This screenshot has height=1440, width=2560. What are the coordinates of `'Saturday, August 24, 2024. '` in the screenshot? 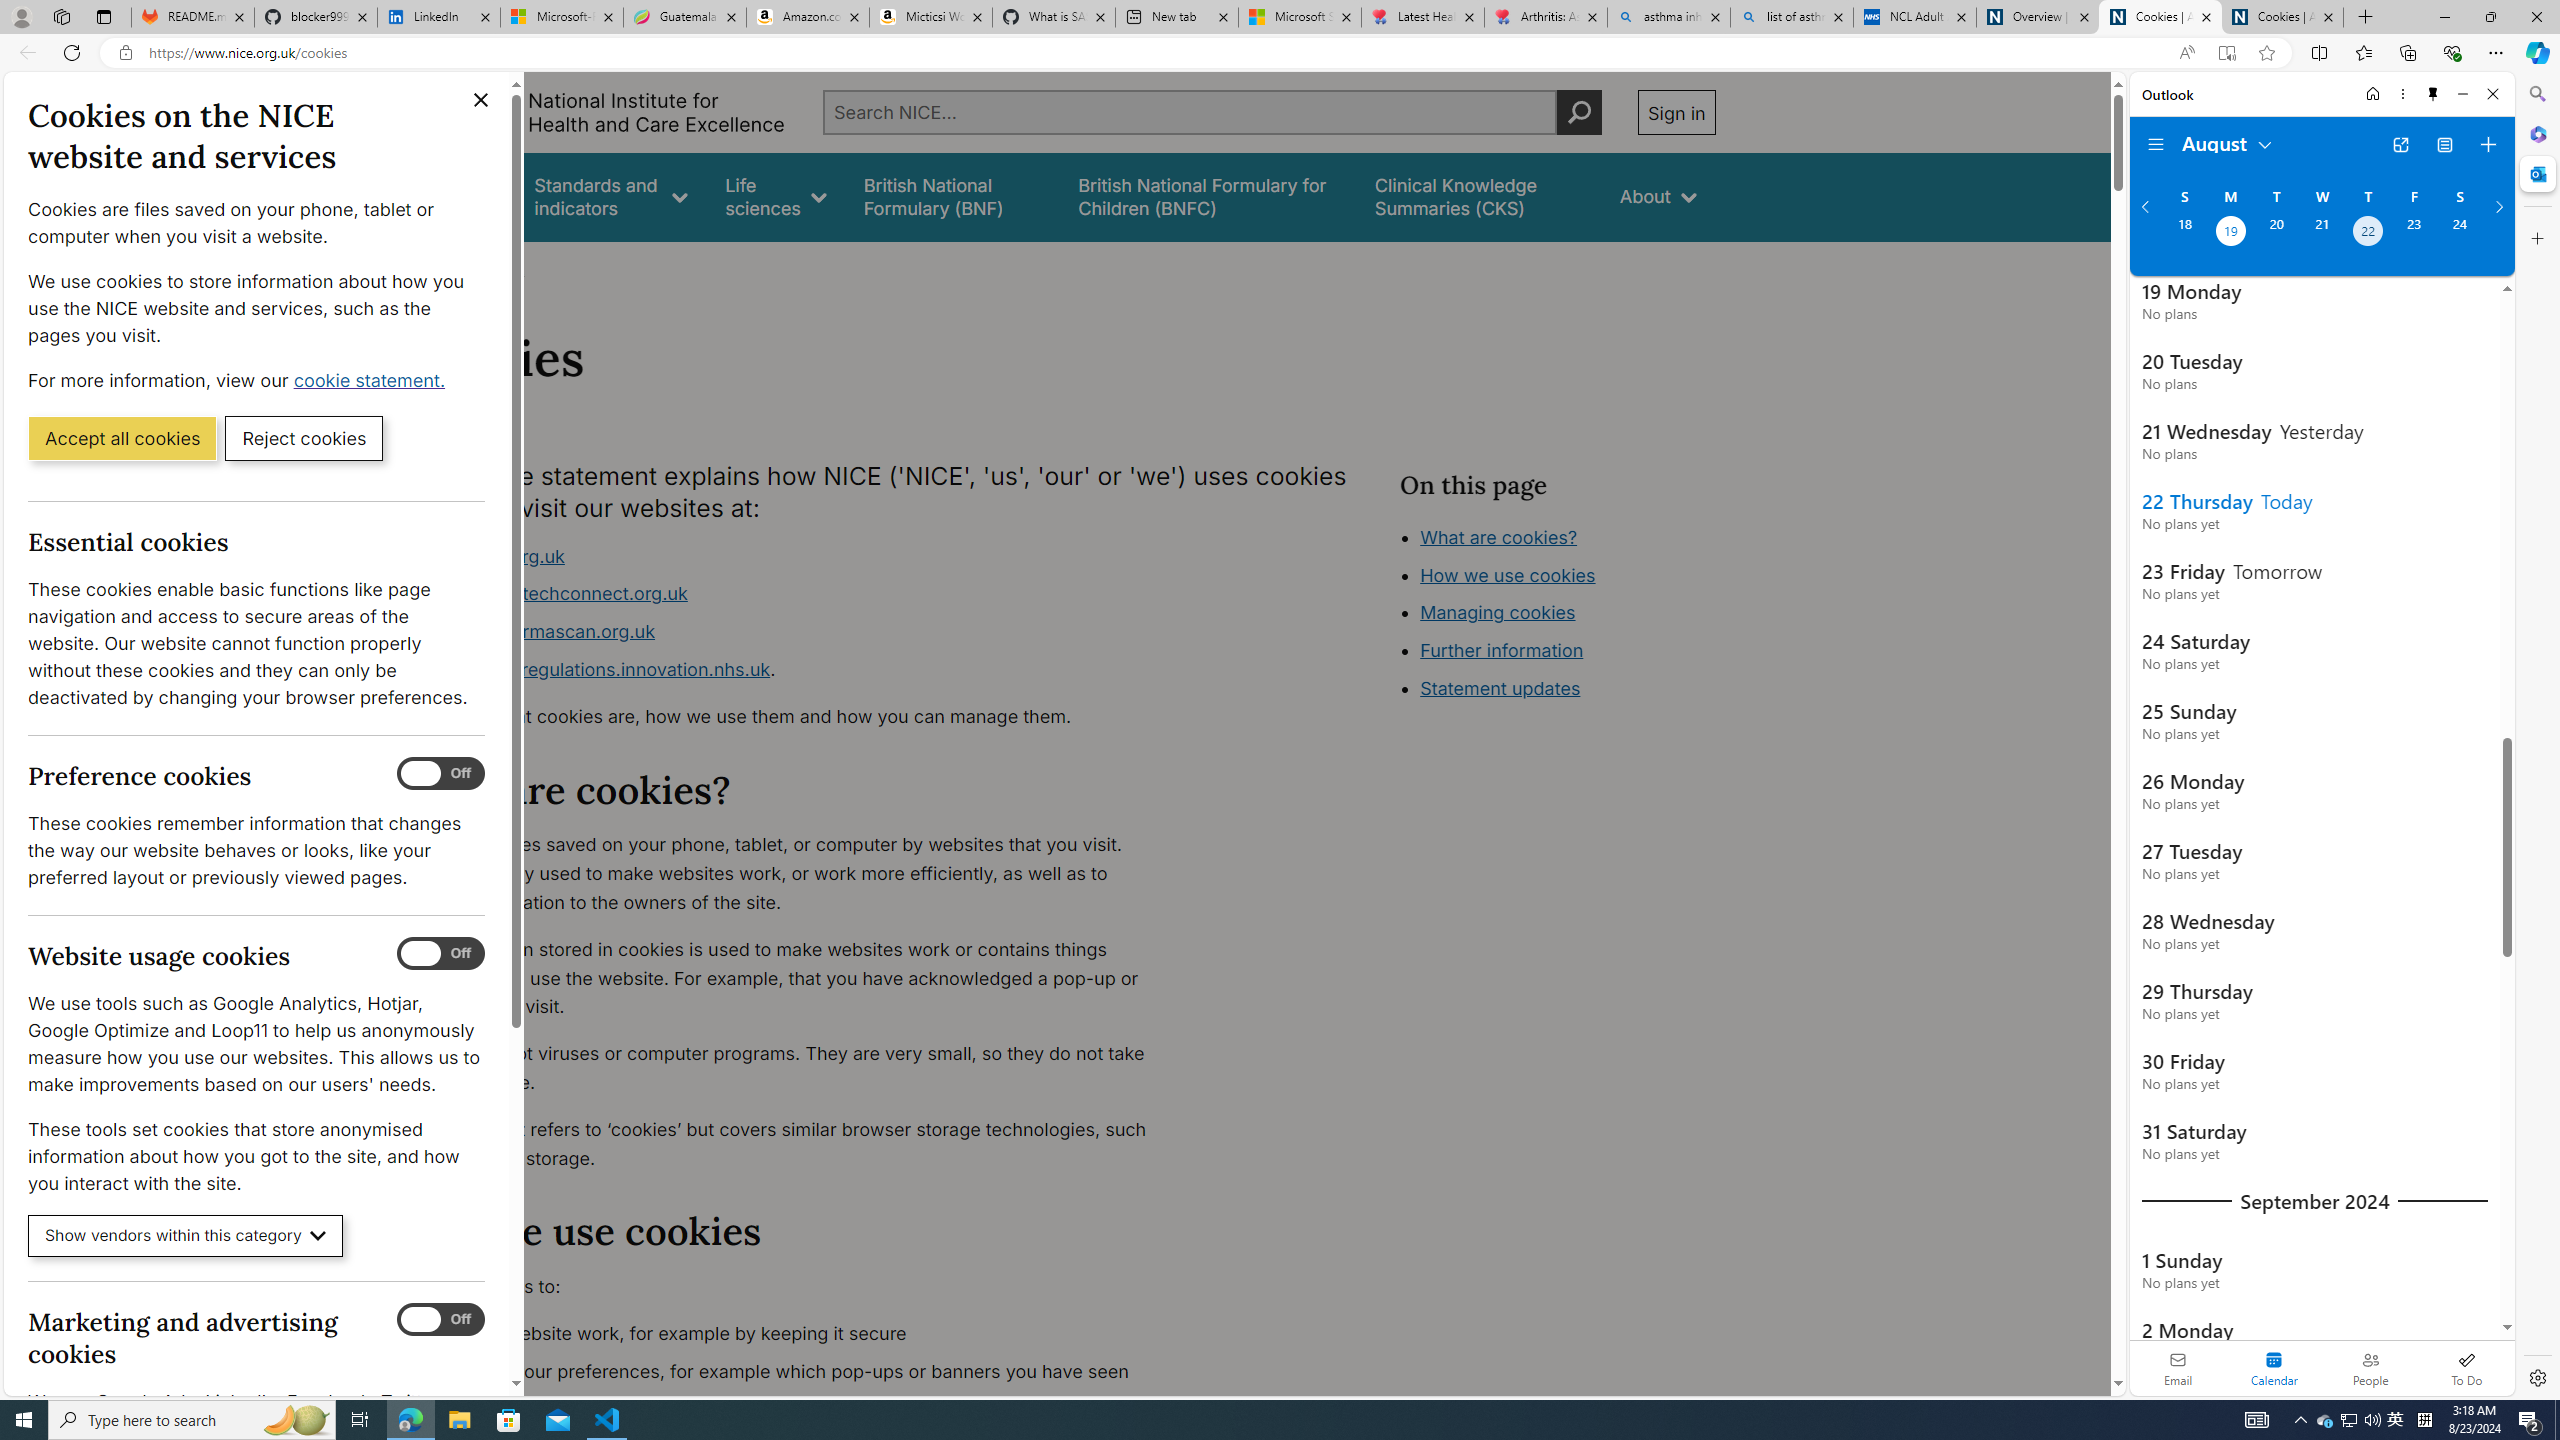 It's located at (2459, 233).